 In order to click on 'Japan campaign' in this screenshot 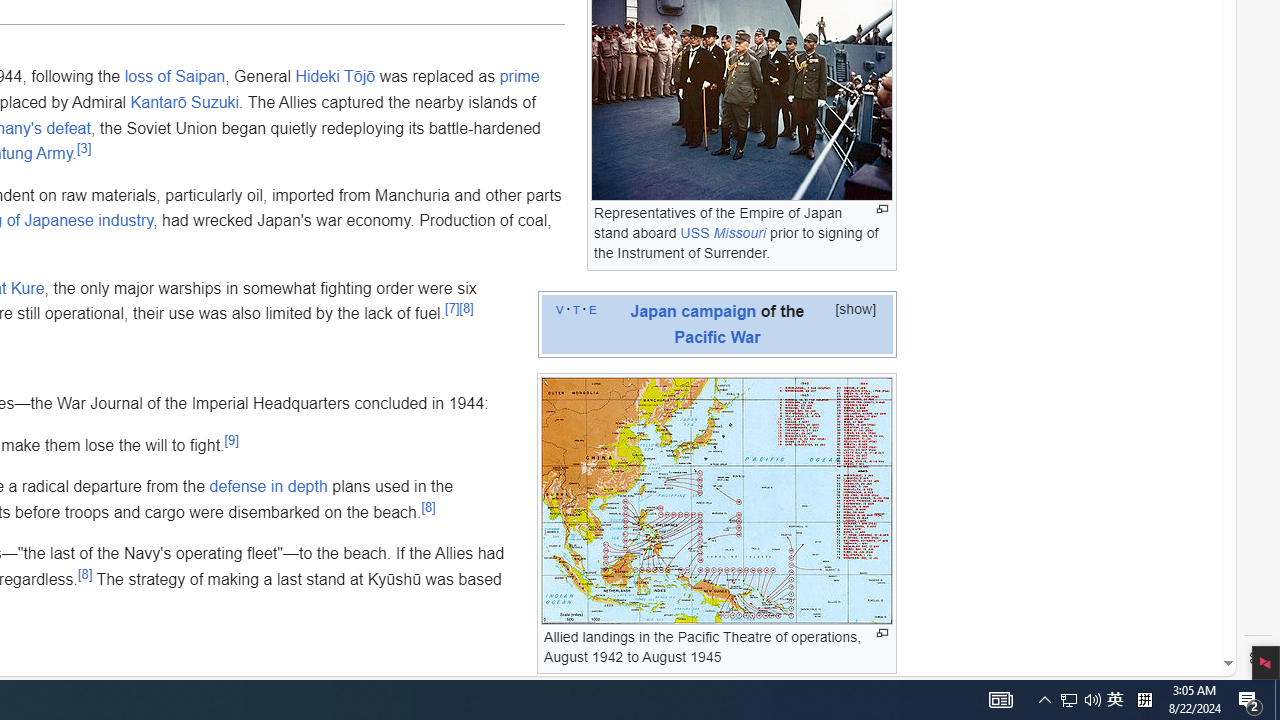, I will do `click(693, 310)`.